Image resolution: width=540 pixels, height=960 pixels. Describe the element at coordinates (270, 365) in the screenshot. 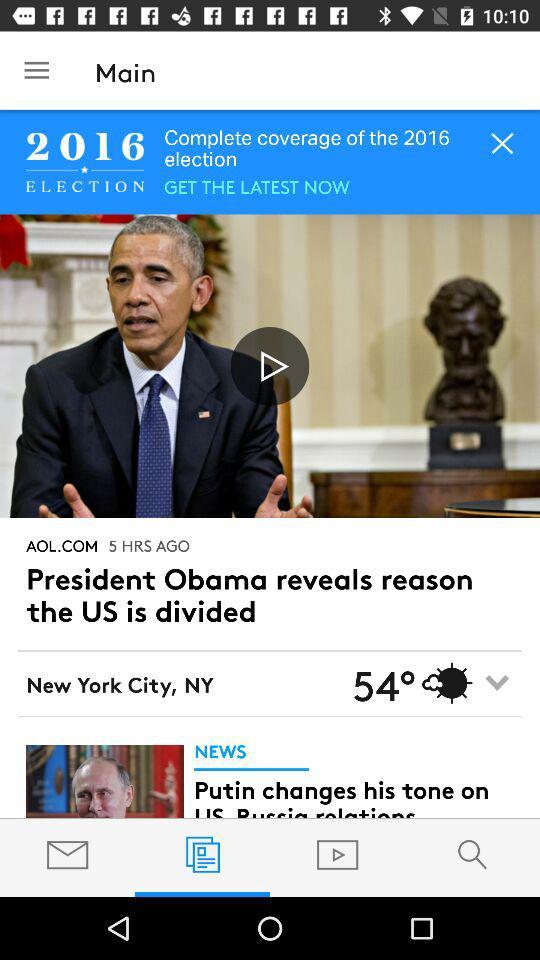

I see `the video` at that location.